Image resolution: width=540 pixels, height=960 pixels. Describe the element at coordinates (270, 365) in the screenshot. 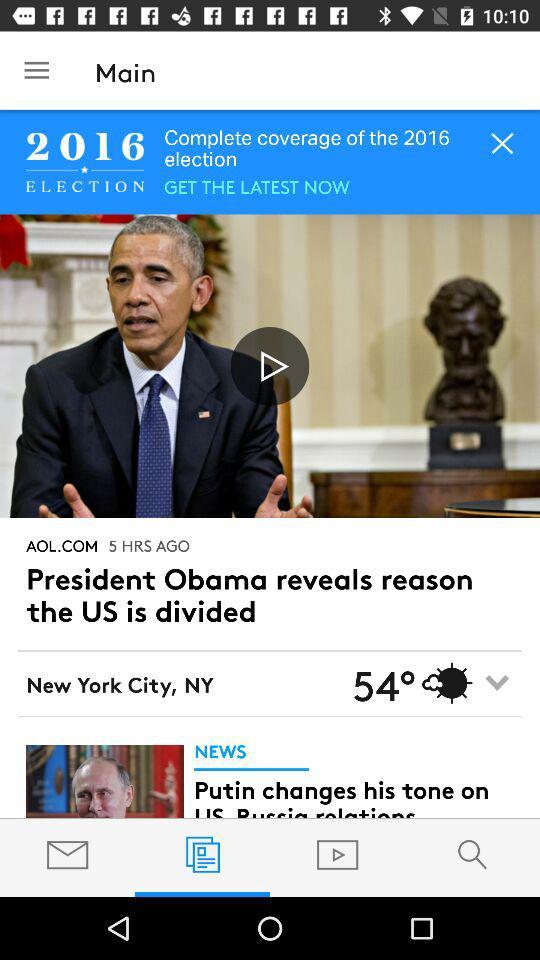

I see `the video` at that location.